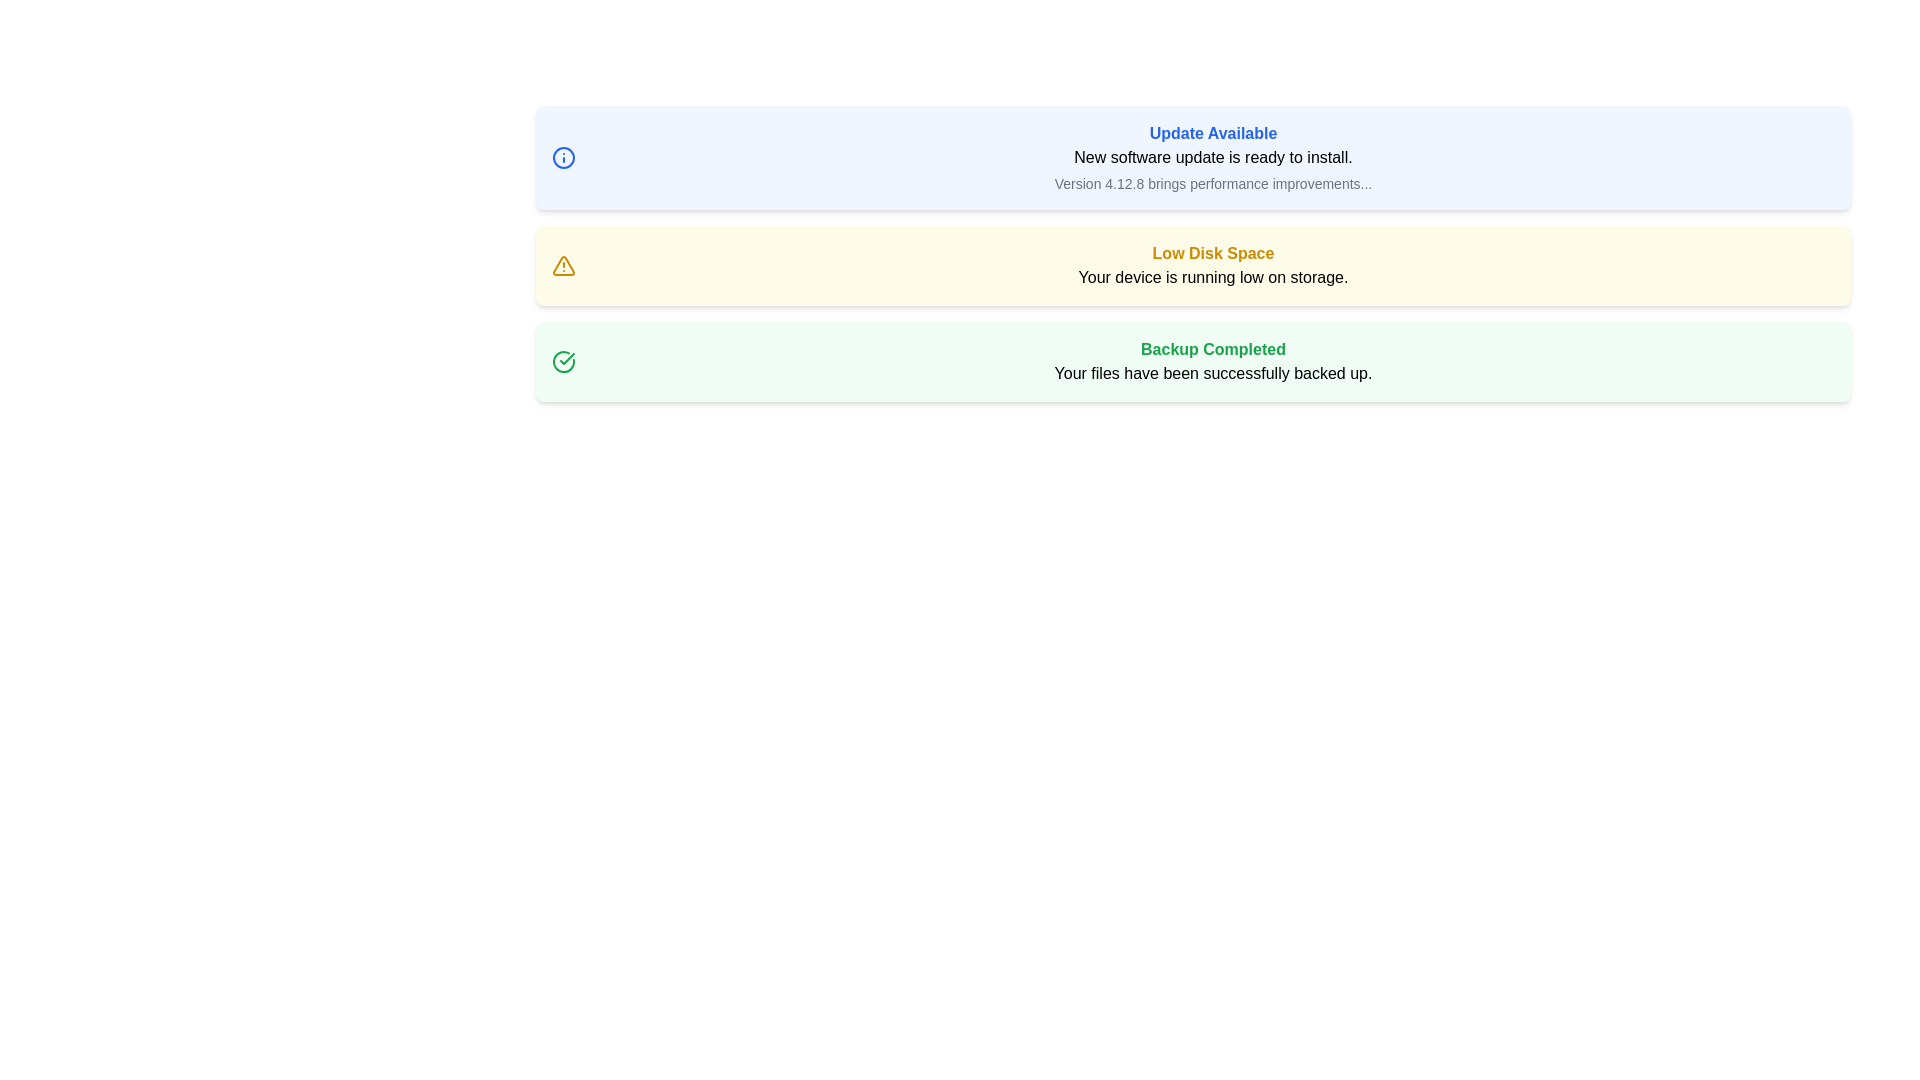 This screenshot has height=1080, width=1920. Describe the element at coordinates (1212, 362) in the screenshot. I see `notification text displayed in the green-styled notification panel, which indicates that the backup process has completed successfully and is positioned below the 'Update Available' and 'Low Disk Space' notifications` at that location.